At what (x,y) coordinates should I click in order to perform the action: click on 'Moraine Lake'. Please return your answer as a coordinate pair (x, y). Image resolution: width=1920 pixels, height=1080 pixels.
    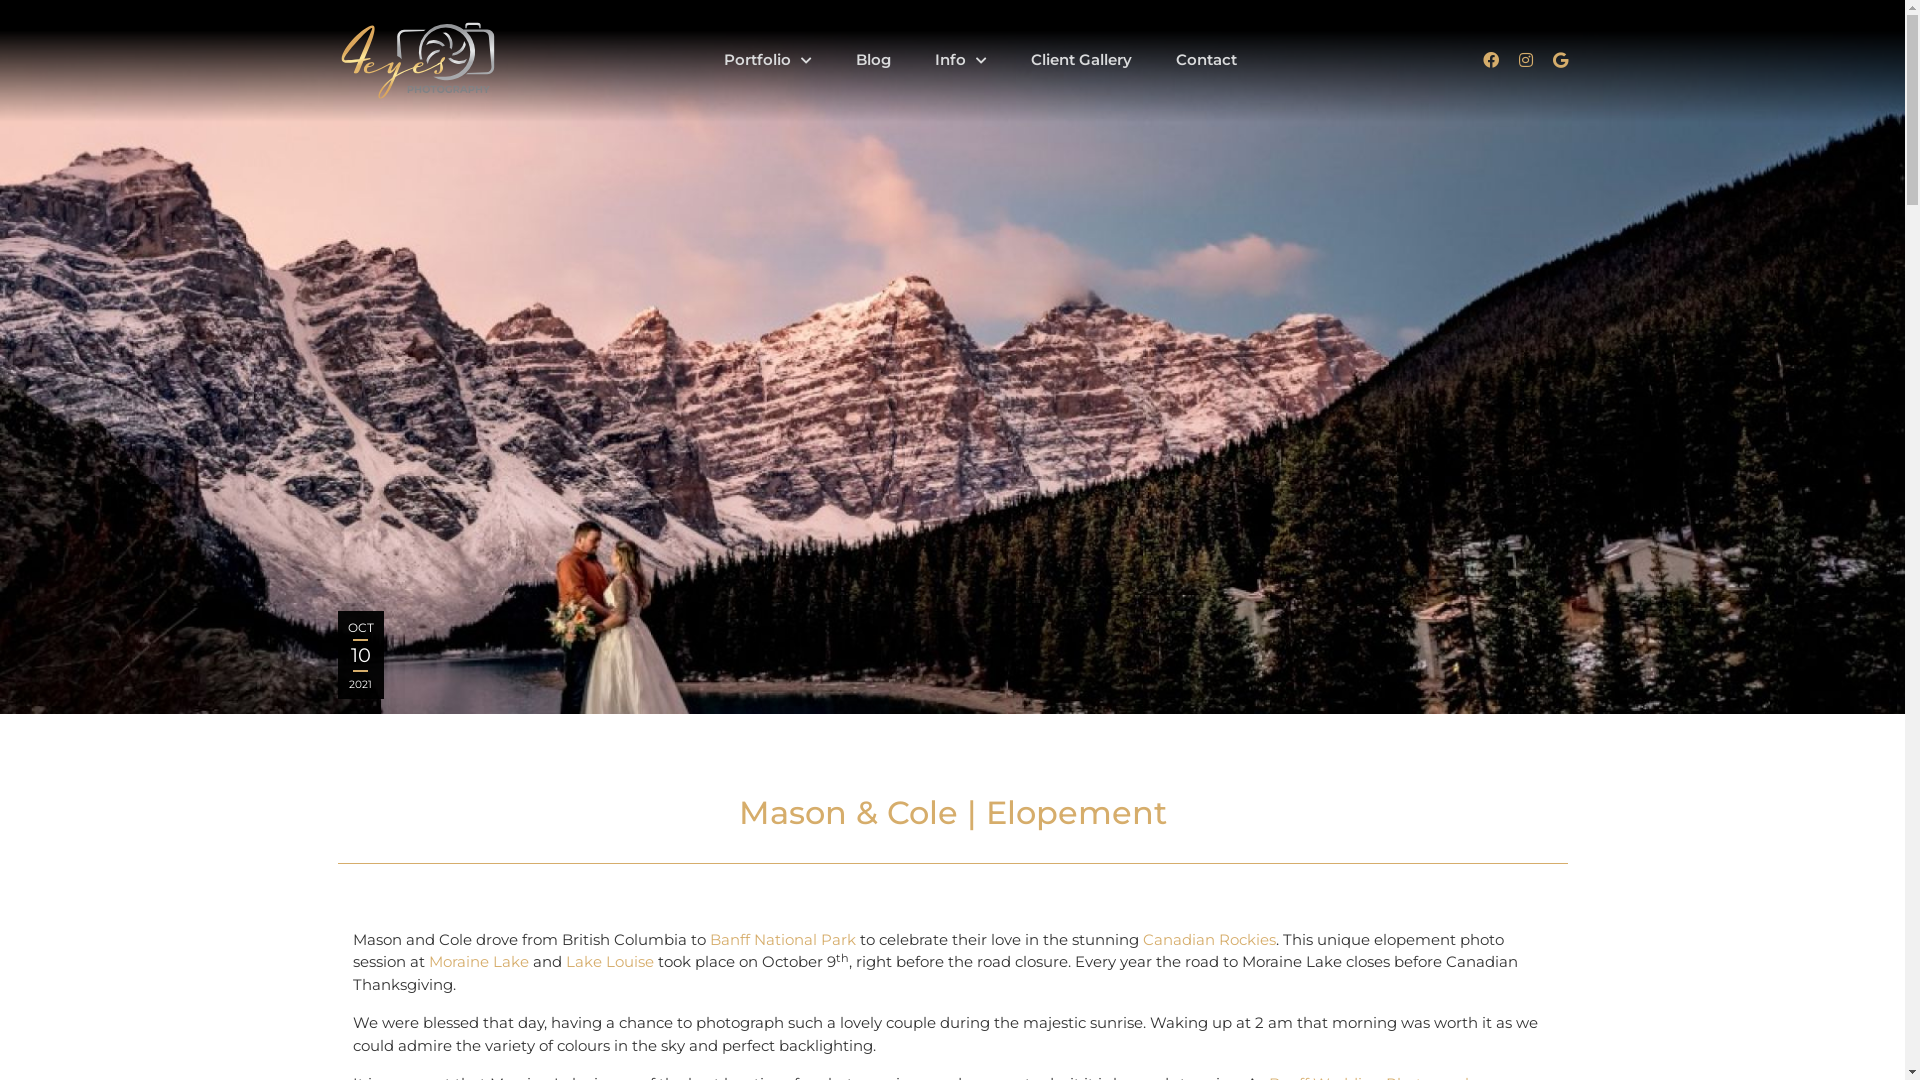
    Looking at the image, I should click on (477, 960).